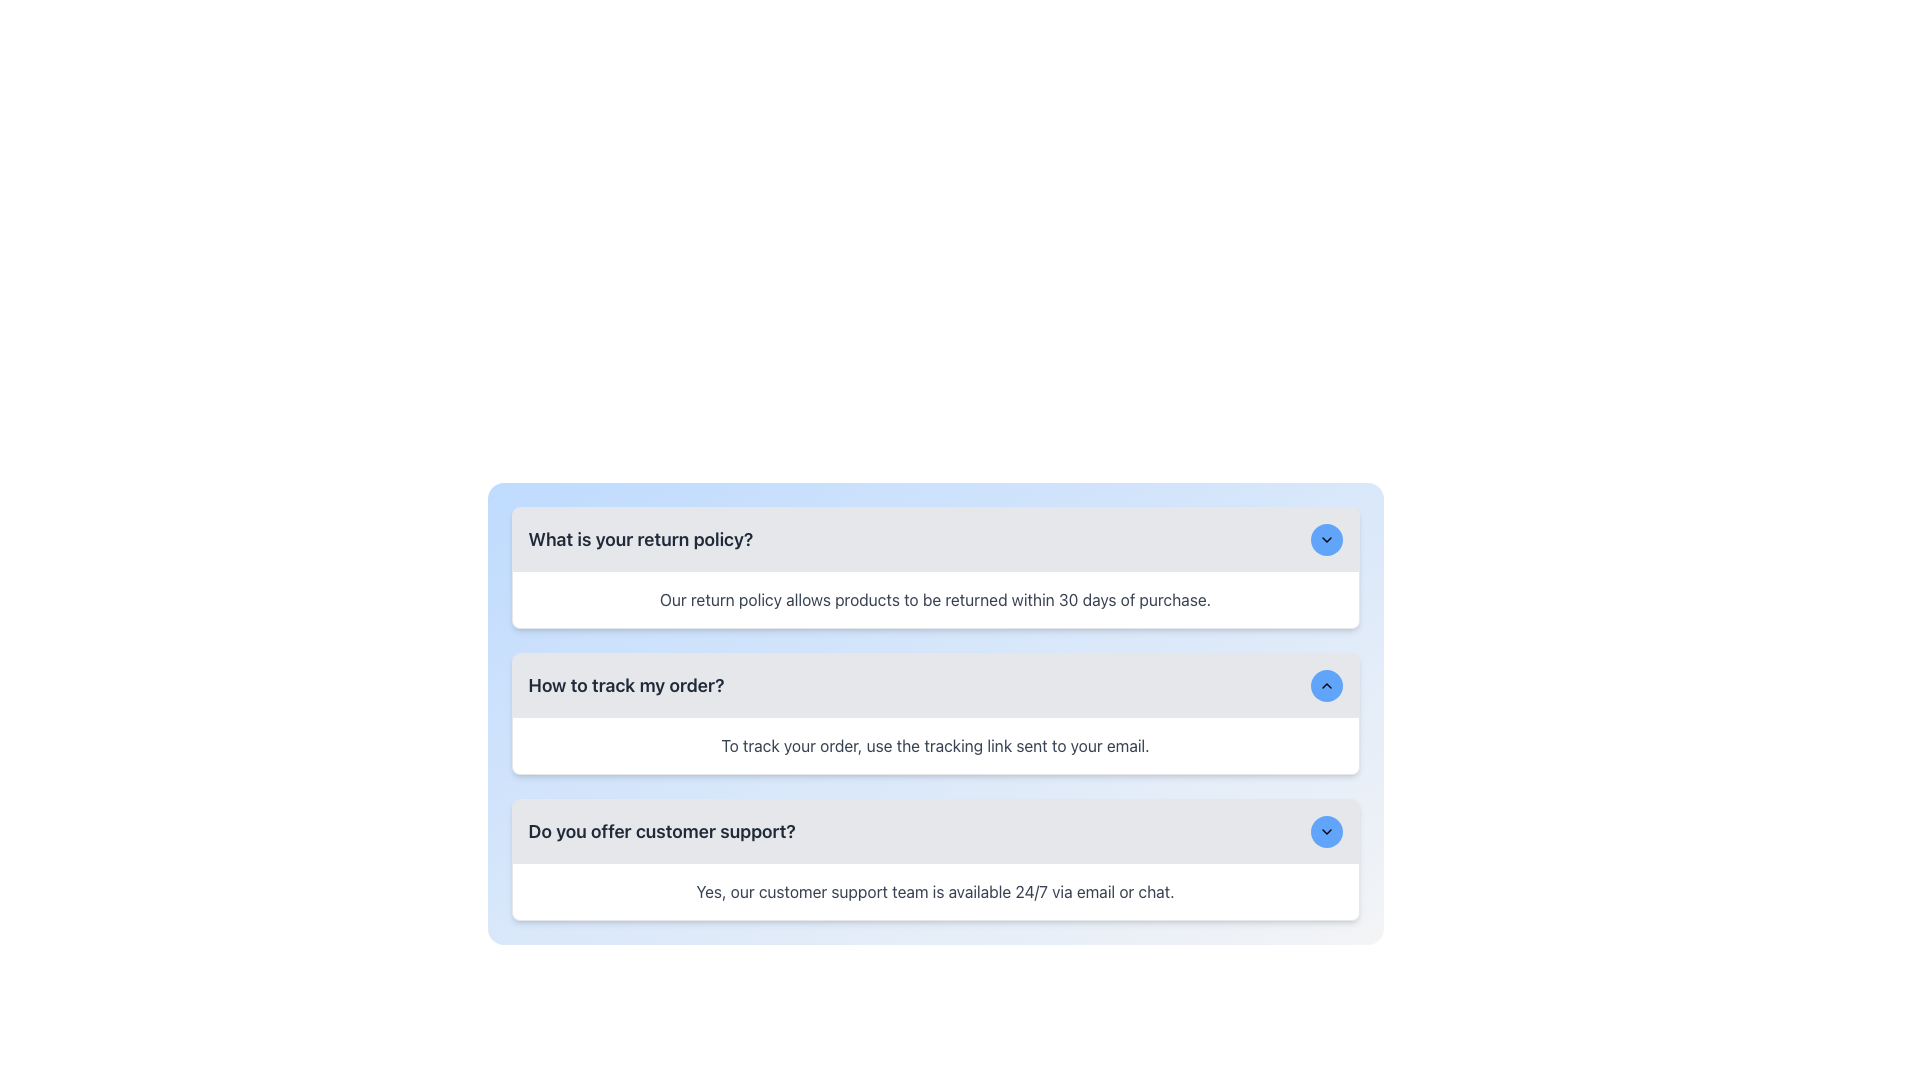 Image resolution: width=1920 pixels, height=1080 pixels. What do you see at coordinates (1326, 685) in the screenshot?
I see `the upward-pointing chevron icon located inside the circular button on the right side of the second question-answer pair in the FAQ list` at bounding box center [1326, 685].